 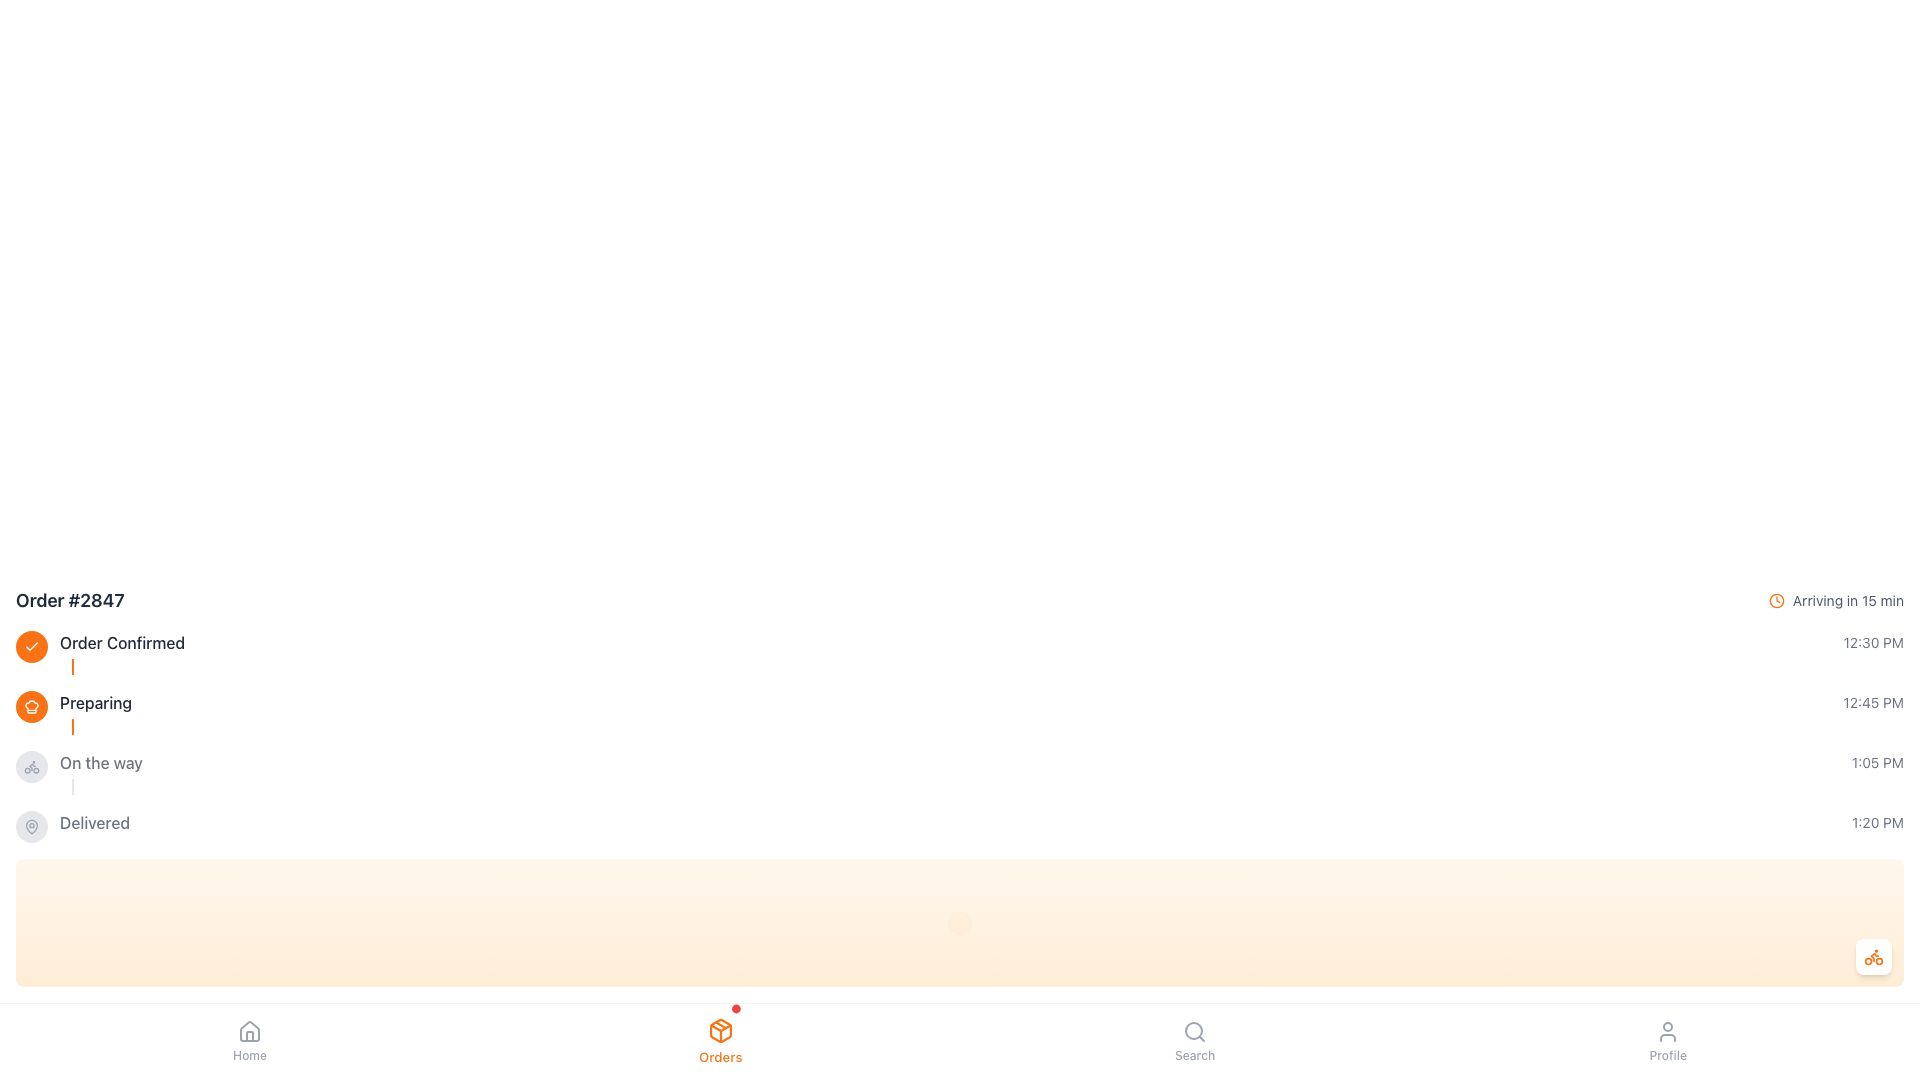 I want to click on the 'Preparing' status icon located in the second row of the status tracker, which is situated above 'On the way' and below 'Order Confirmed', so click(x=32, y=705).